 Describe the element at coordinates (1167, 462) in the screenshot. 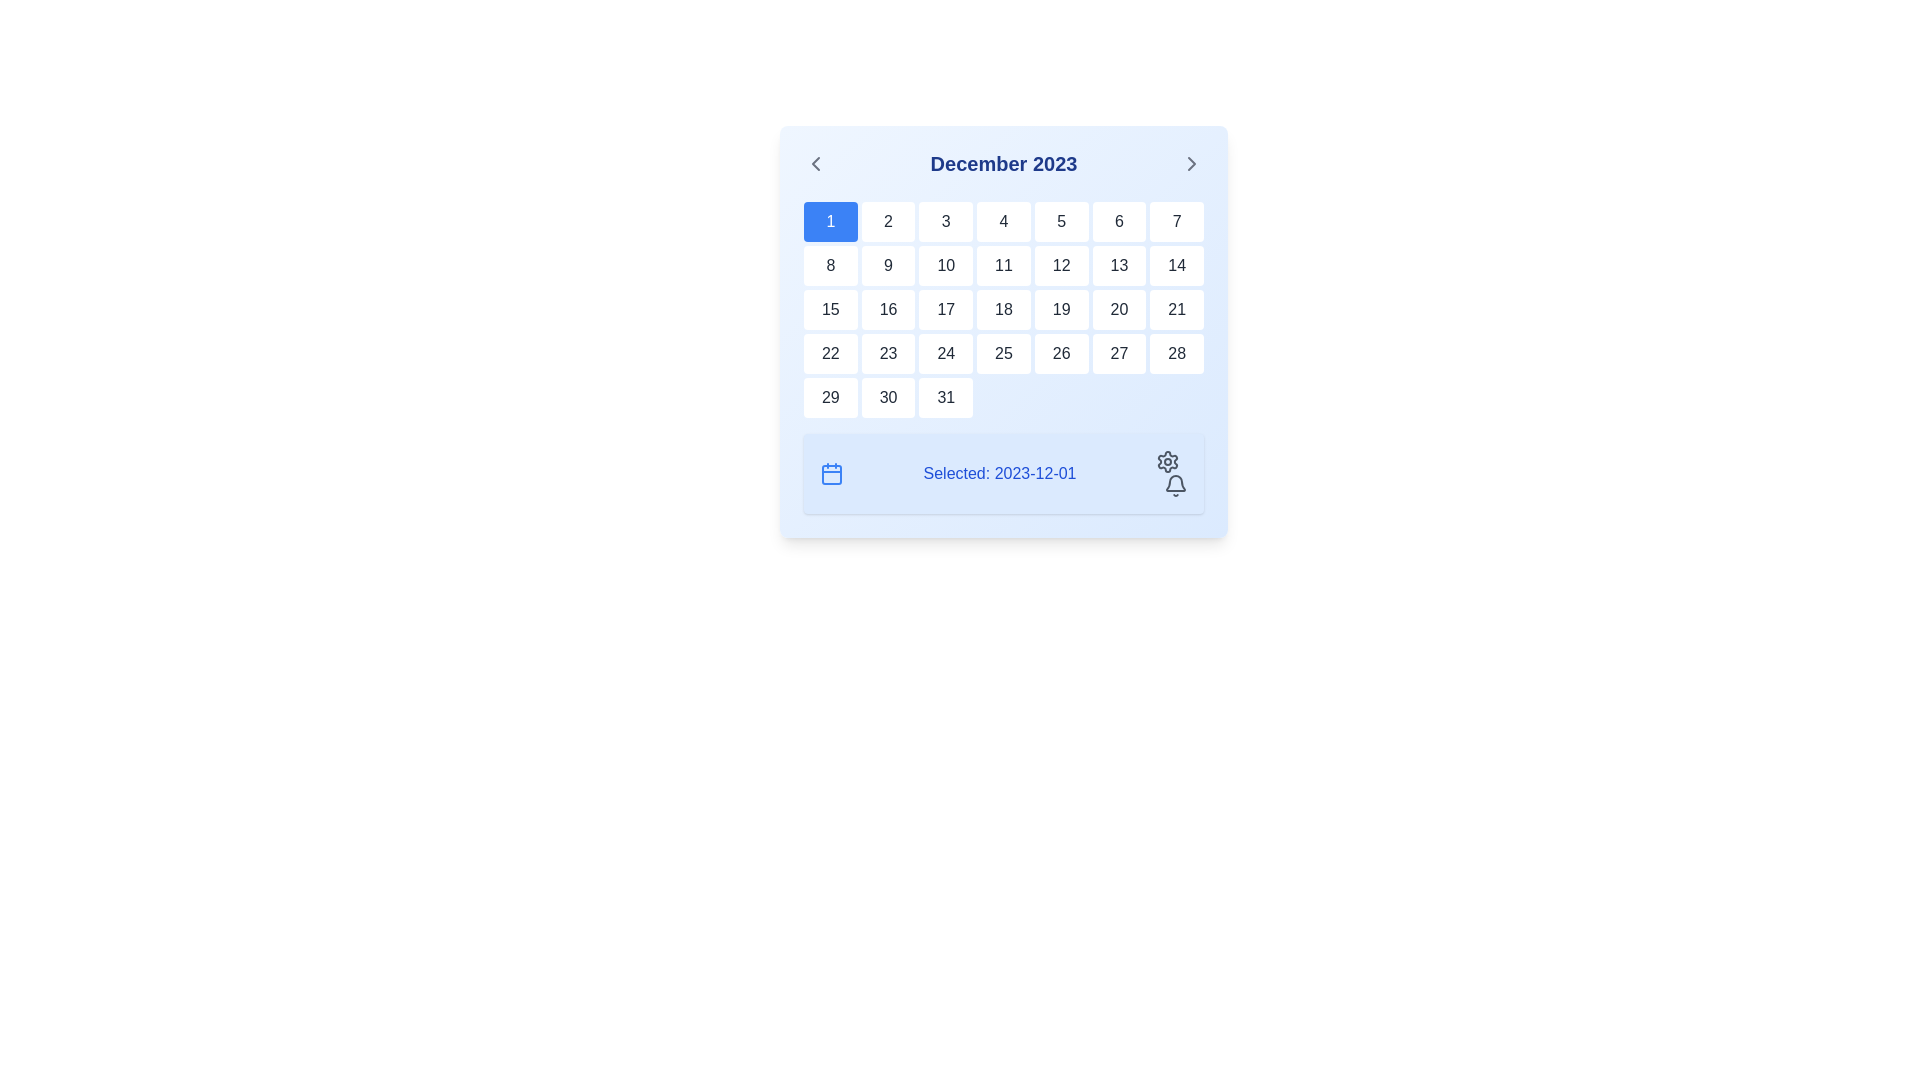

I see `the settings icon located at the bottom-right corner of the calendar interface` at that location.